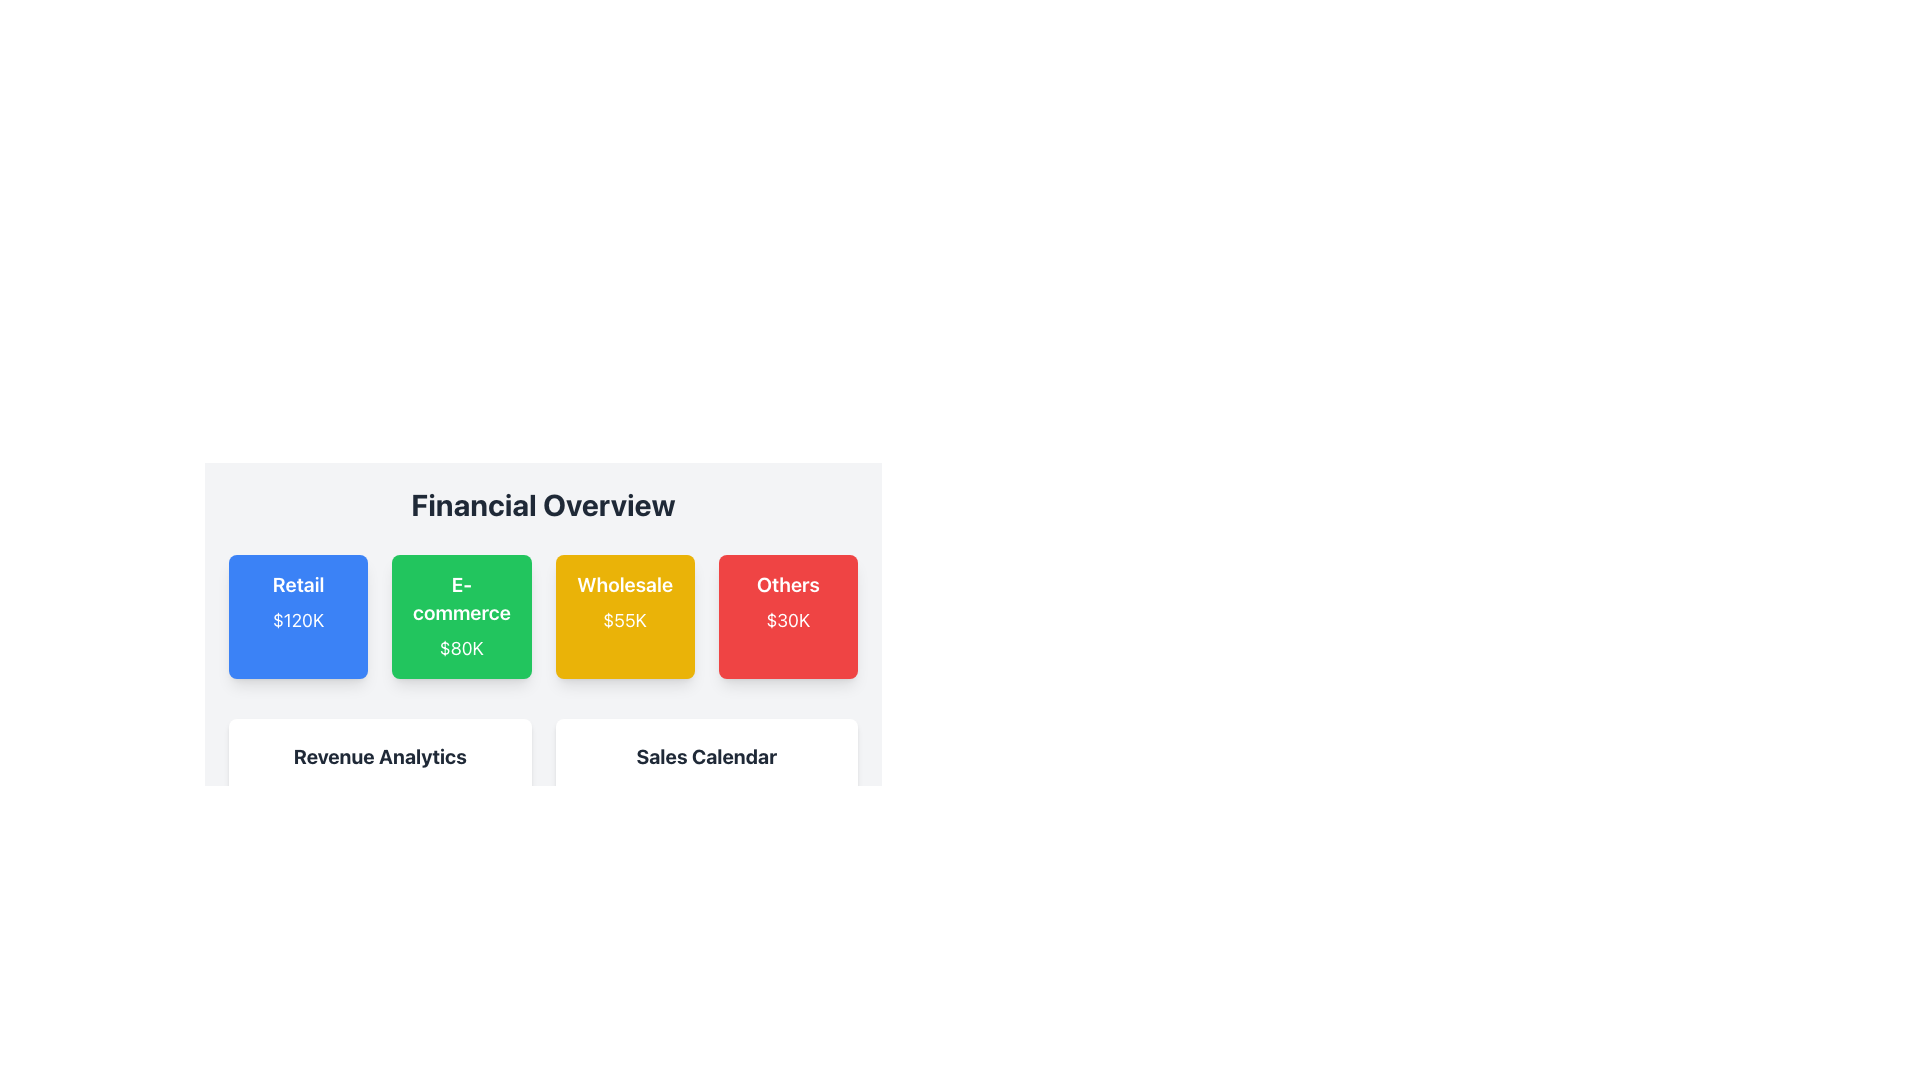 The height and width of the screenshot is (1080, 1920). What do you see at coordinates (706, 756) in the screenshot?
I see `'Sales Calendar' text label, which serves as a header for the section indicating its content and functionality` at bounding box center [706, 756].